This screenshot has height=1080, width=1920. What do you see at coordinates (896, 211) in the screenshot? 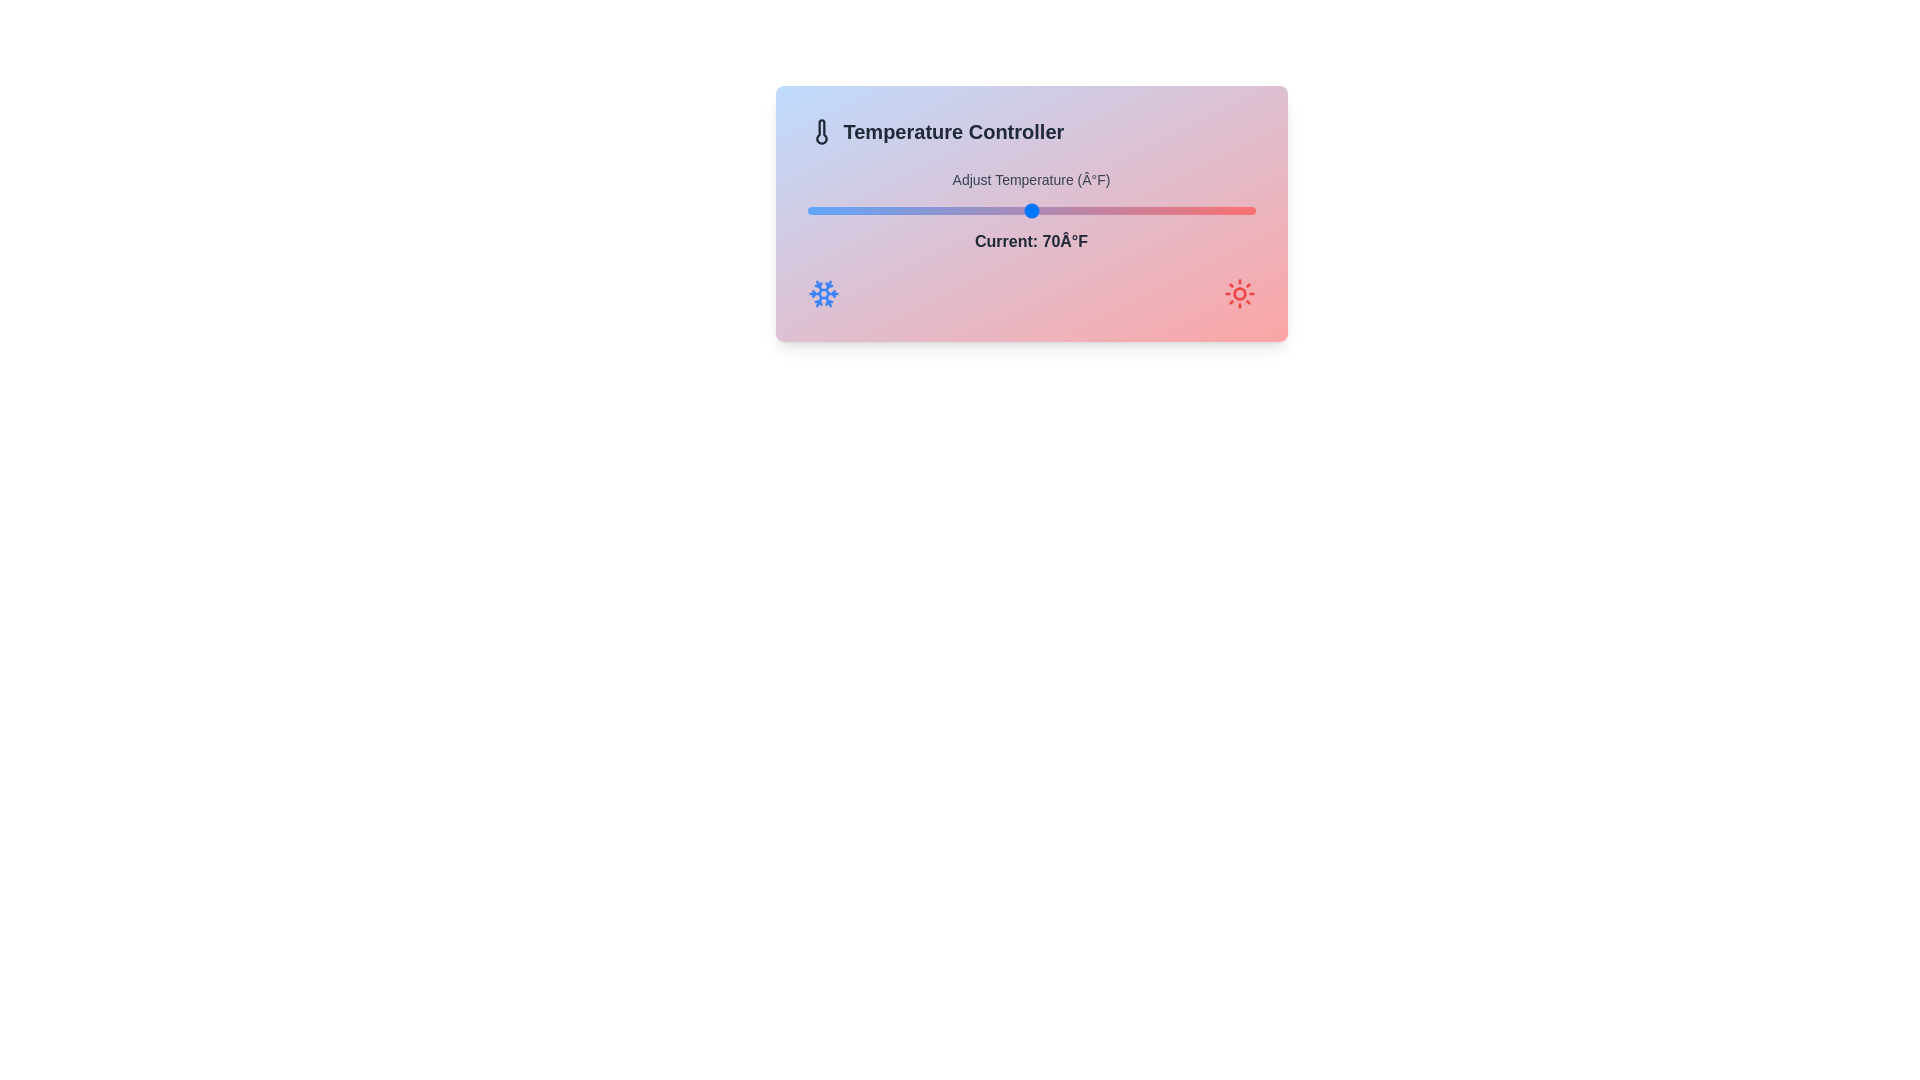
I see `the temperature to 58 degrees Fahrenheit using the slider` at bounding box center [896, 211].